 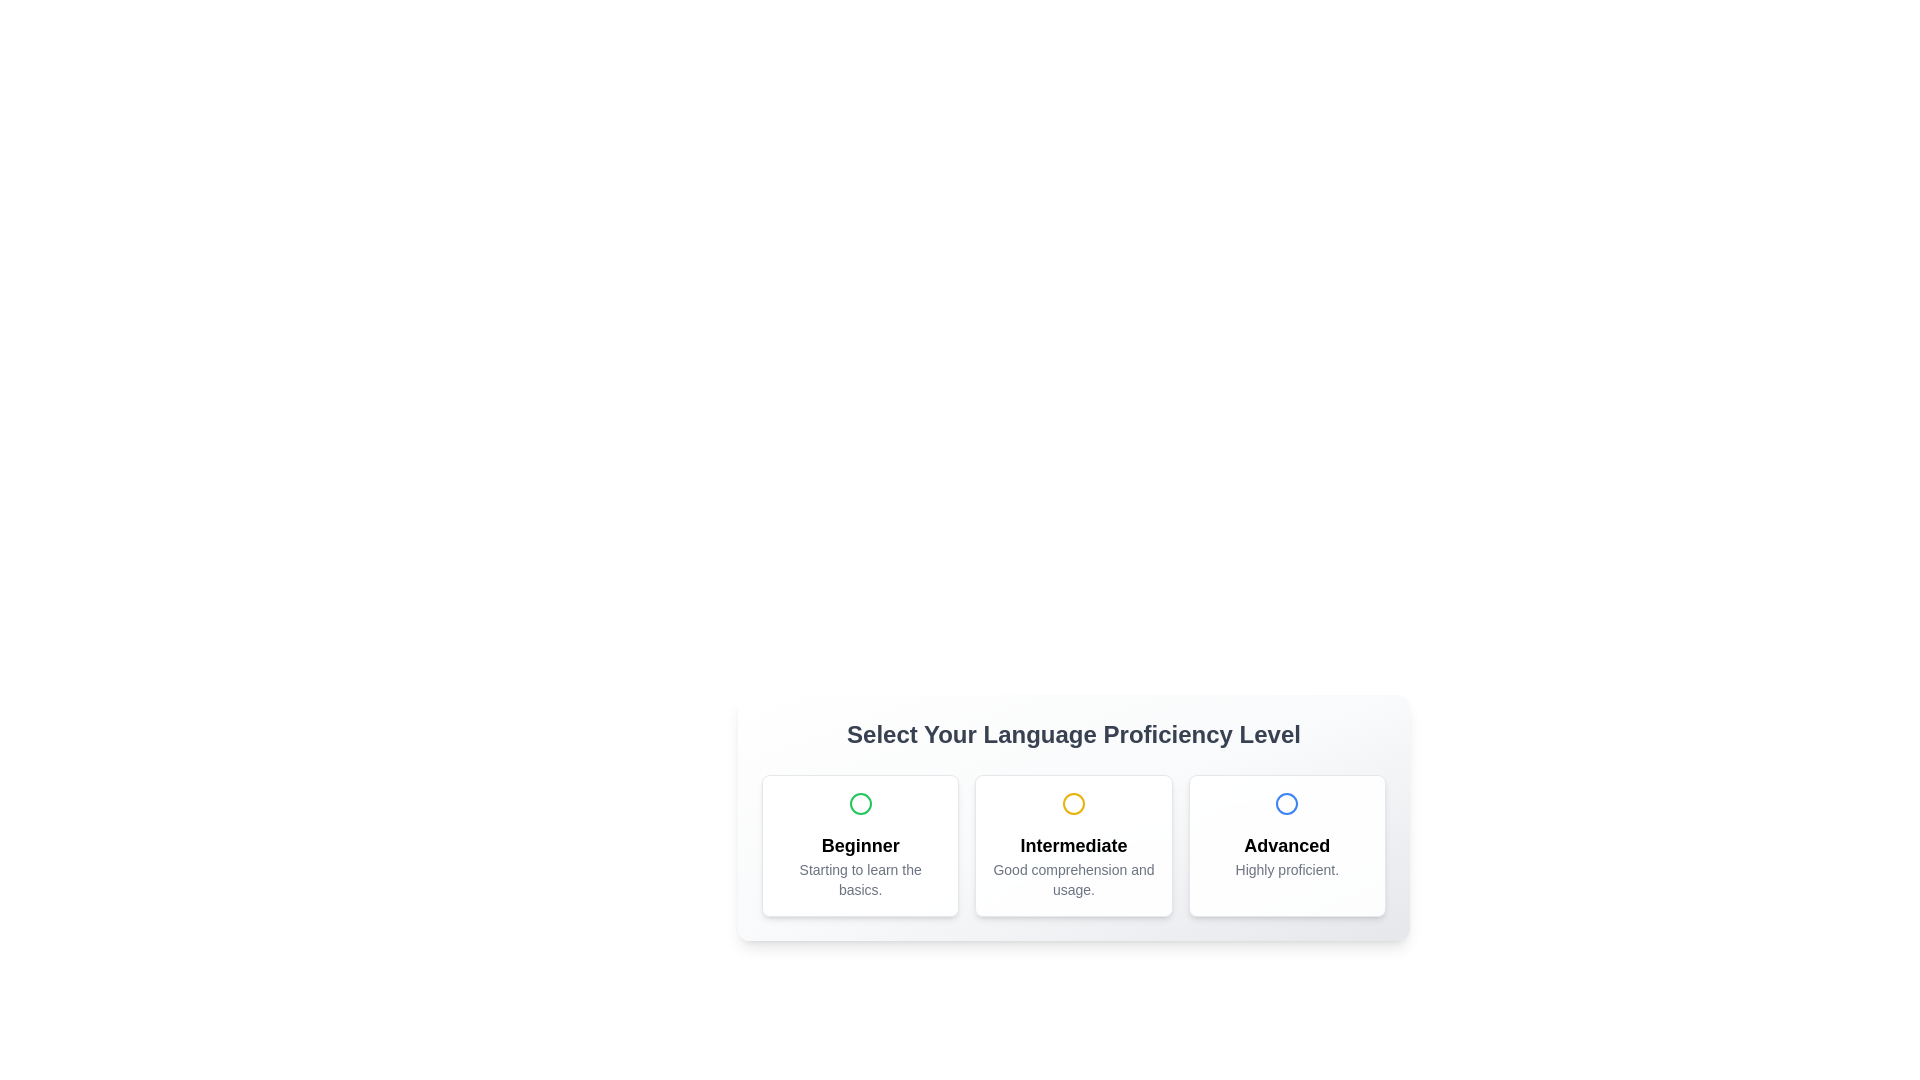 What do you see at coordinates (1073, 802) in the screenshot?
I see `the circular icon representing the 'Intermediate' language proficiency level, located at the center of the button labeled 'Intermediate'` at bounding box center [1073, 802].